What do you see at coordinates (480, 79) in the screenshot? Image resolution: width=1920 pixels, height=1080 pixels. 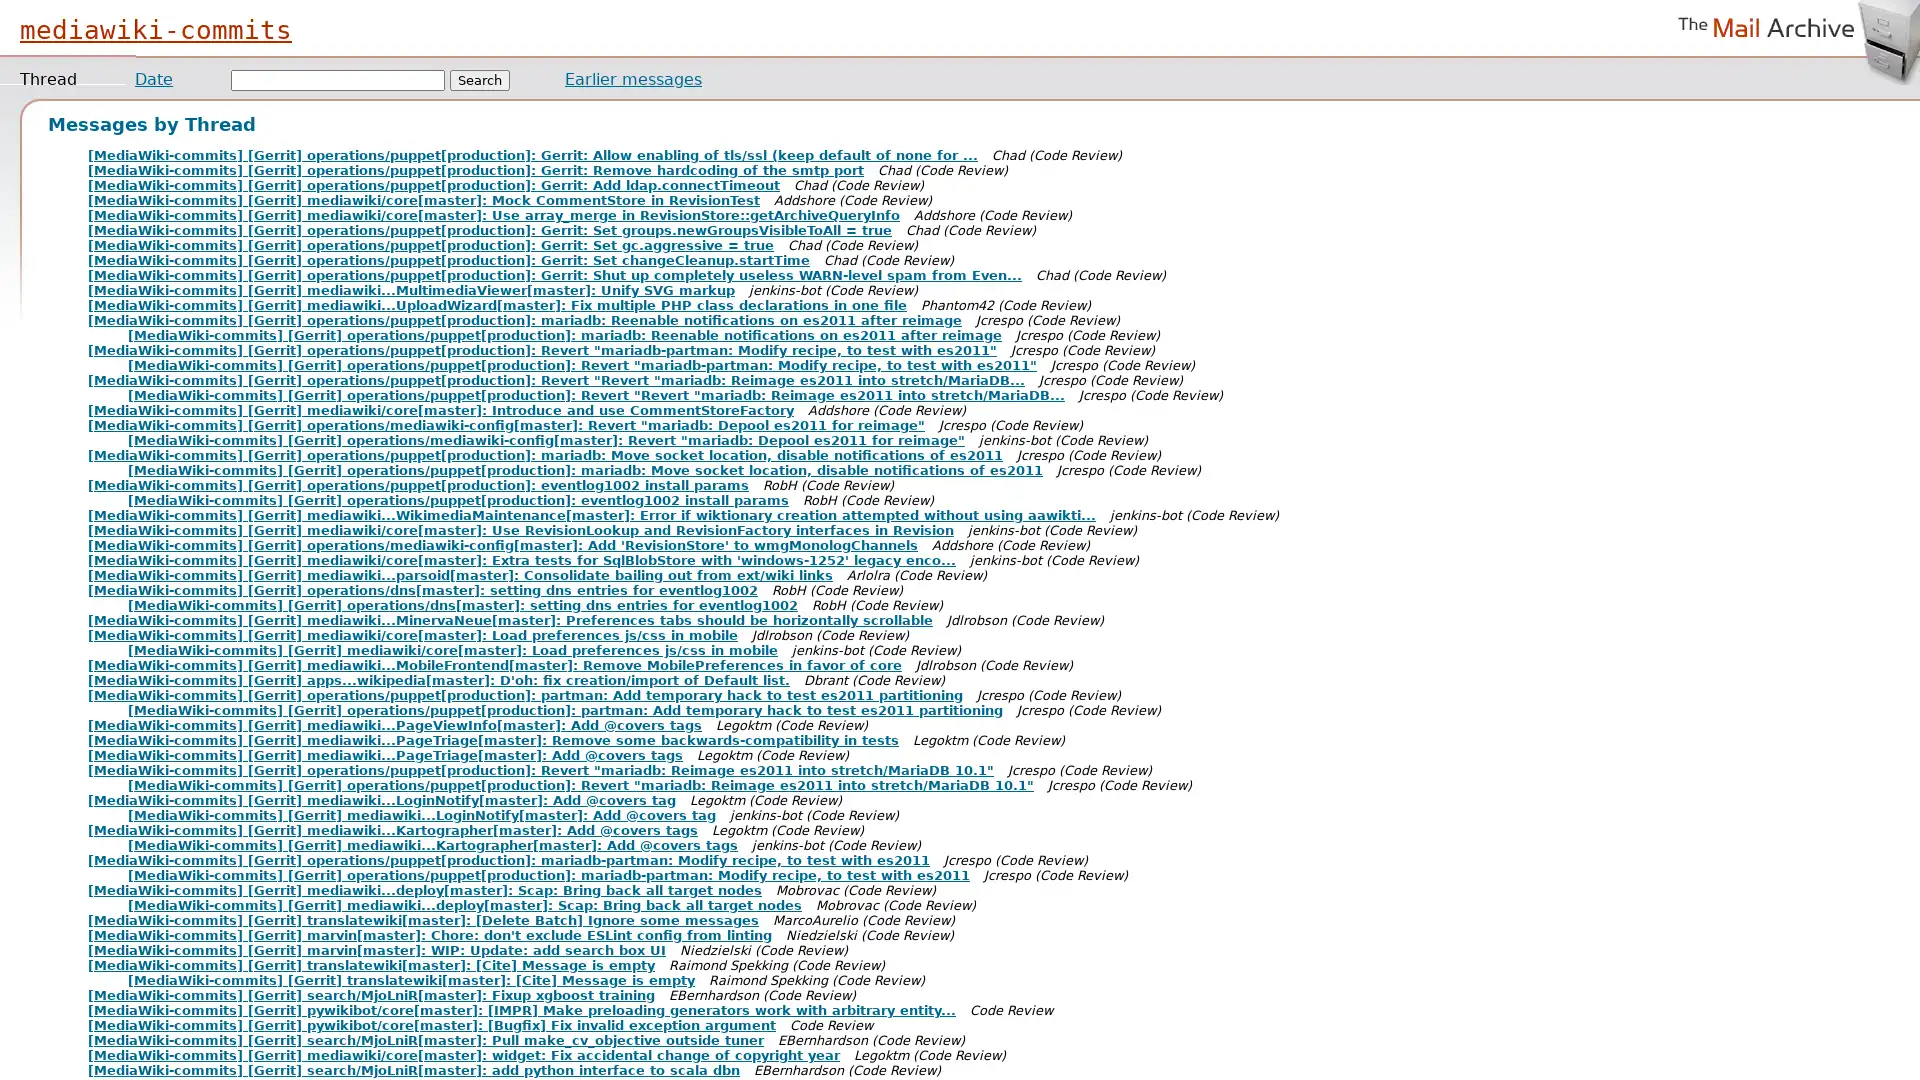 I see `Search` at bounding box center [480, 79].